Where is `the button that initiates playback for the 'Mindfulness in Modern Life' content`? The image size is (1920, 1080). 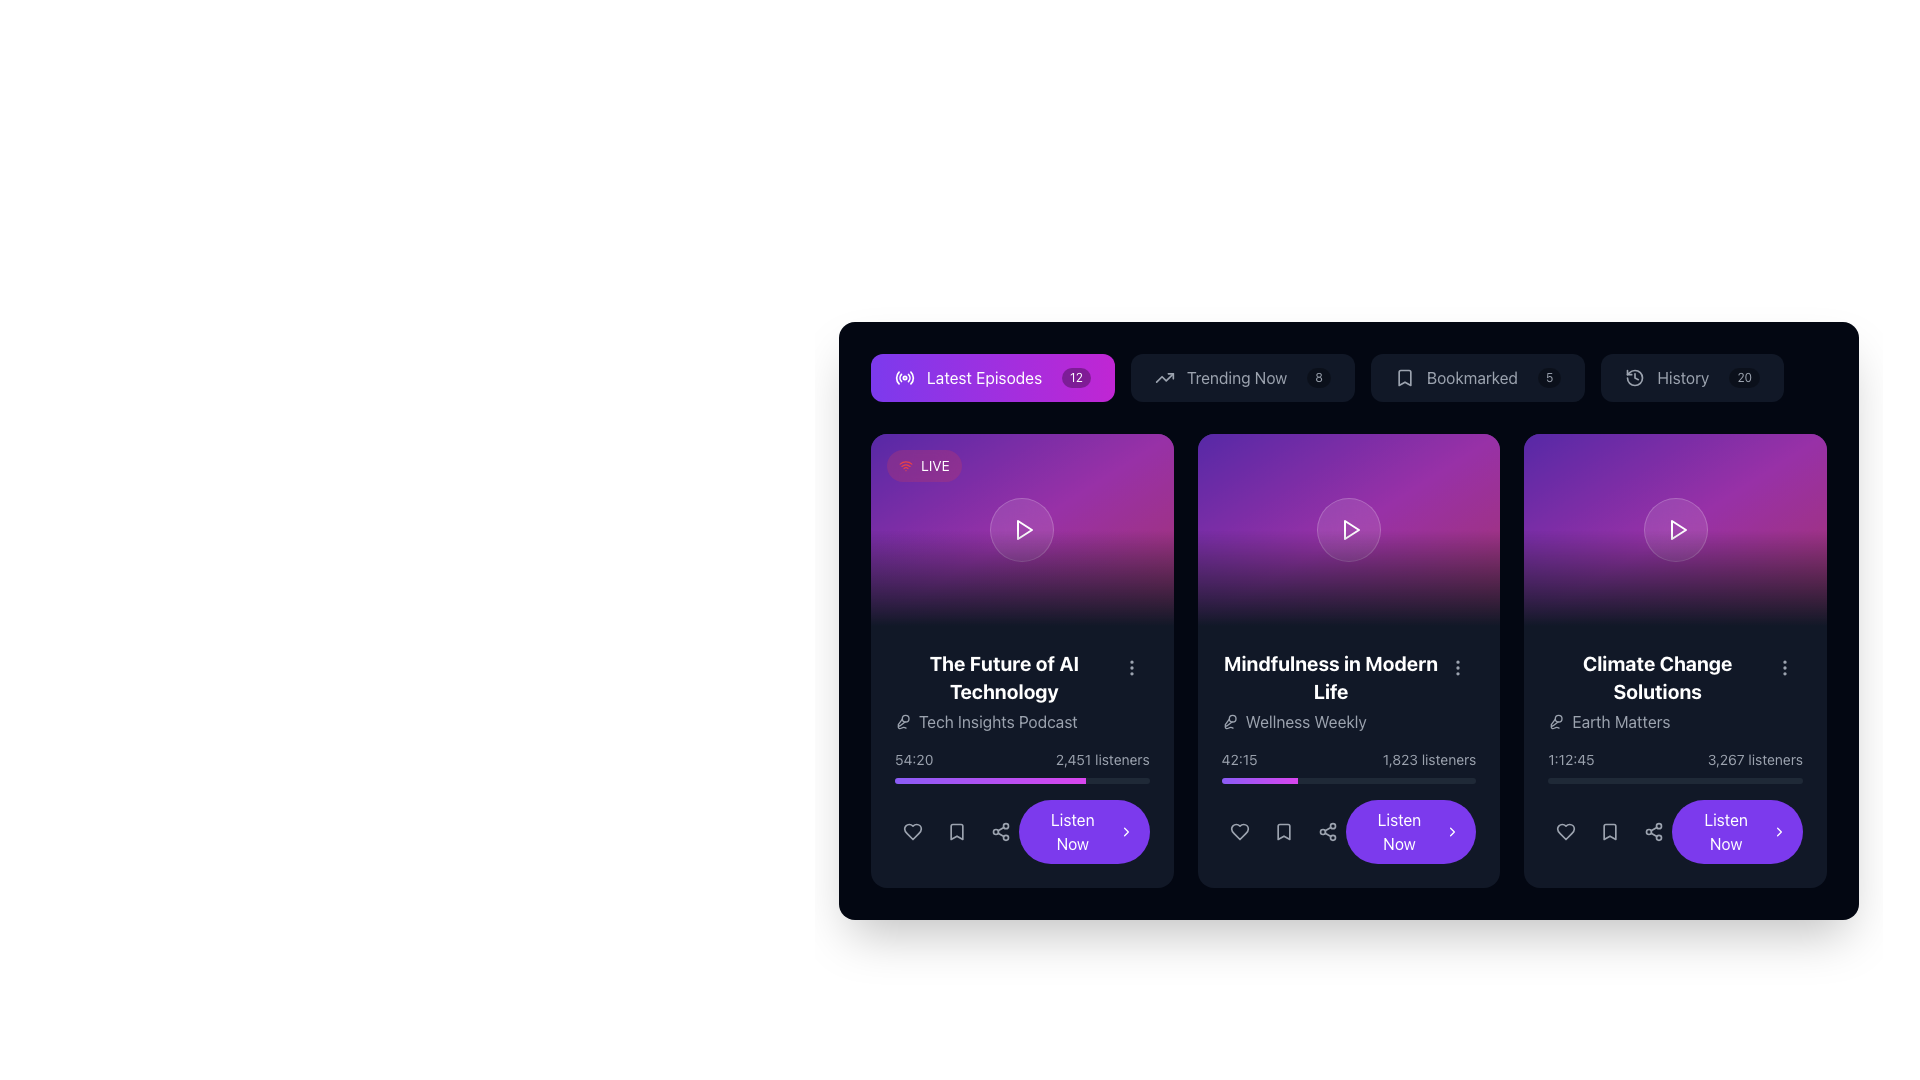
the button that initiates playback for the 'Mindfulness in Modern Life' content is located at coordinates (1348, 832).